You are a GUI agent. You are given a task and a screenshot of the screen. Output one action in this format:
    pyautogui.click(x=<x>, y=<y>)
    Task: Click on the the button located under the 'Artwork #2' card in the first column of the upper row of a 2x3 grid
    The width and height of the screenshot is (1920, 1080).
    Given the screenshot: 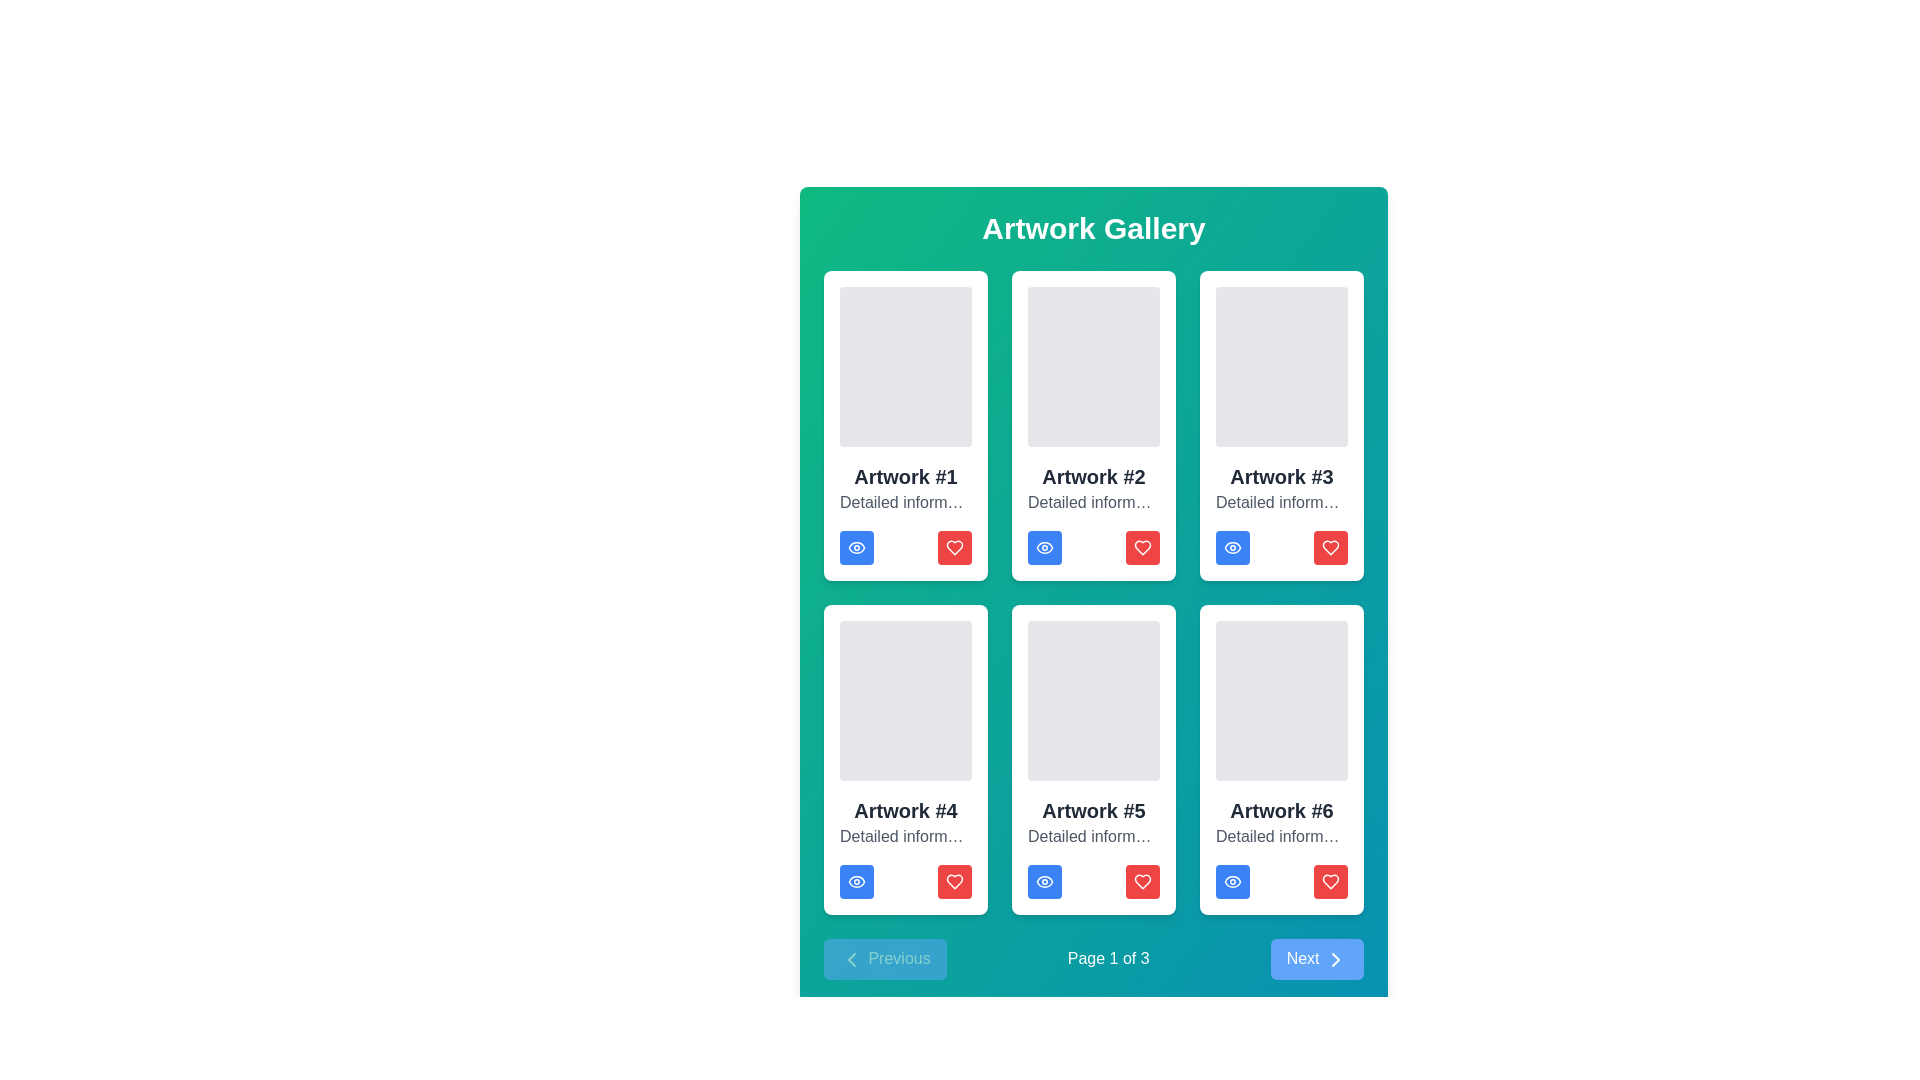 What is the action you would take?
    pyautogui.click(x=1044, y=547)
    